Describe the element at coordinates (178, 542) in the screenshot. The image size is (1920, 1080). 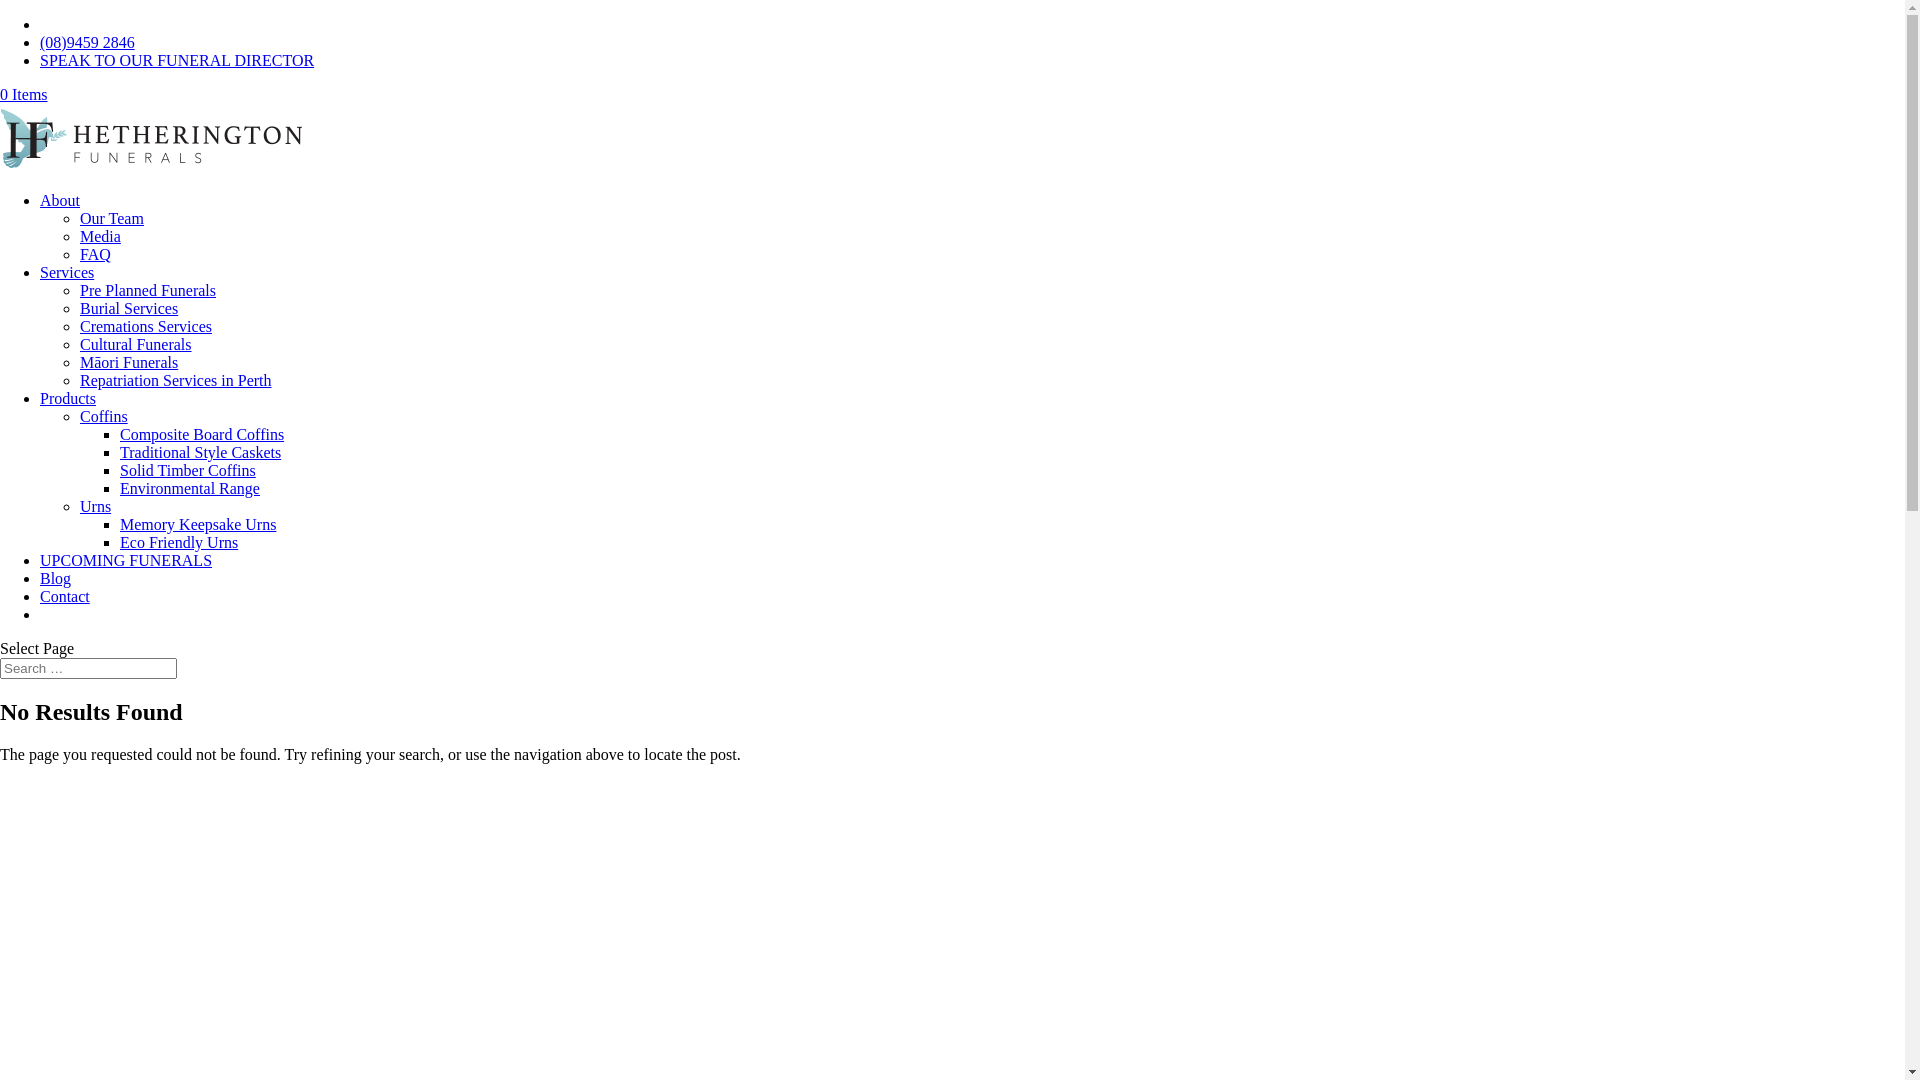
I see `'Eco Friendly Urns'` at that location.